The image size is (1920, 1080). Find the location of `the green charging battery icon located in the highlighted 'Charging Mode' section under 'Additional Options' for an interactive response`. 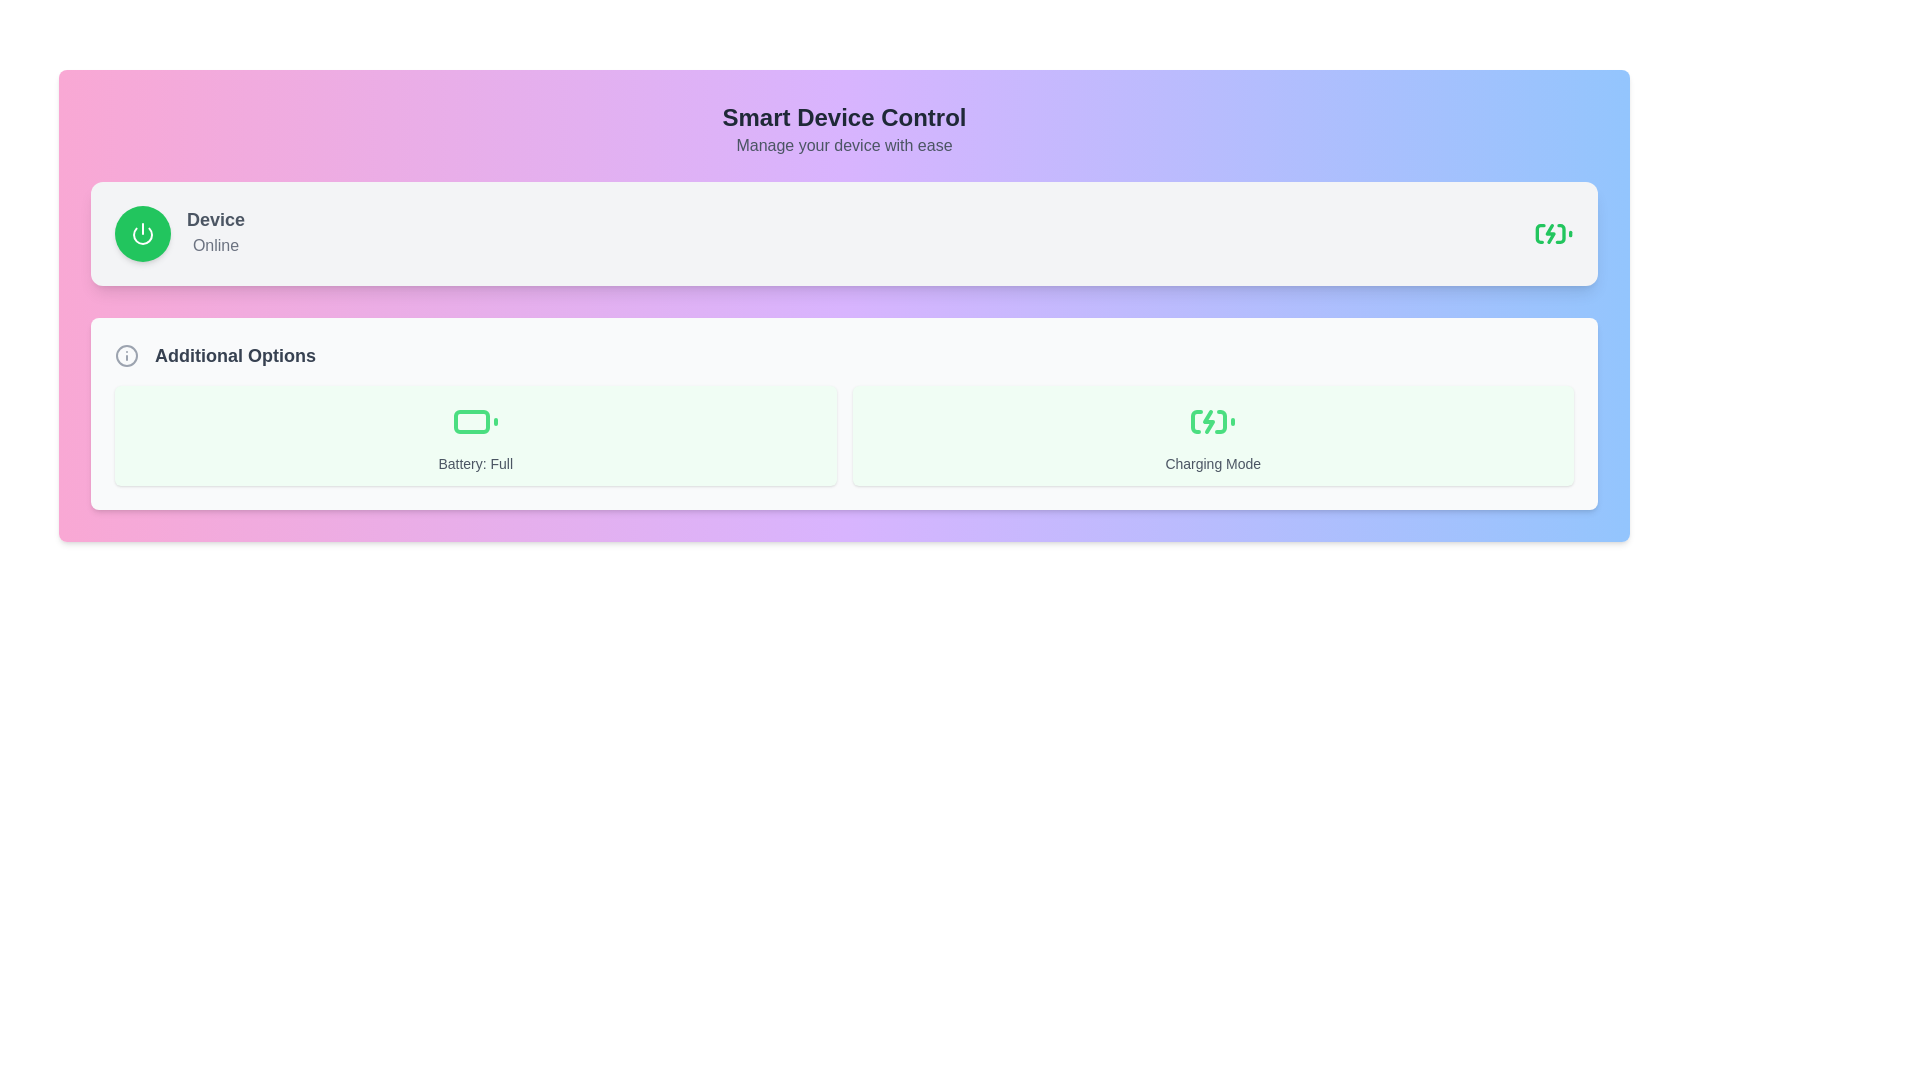

the green charging battery icon located in the highlighted 'Charging Mode' section under 'Additional Options' for an interactive response is located at coordinates (1212, 420).